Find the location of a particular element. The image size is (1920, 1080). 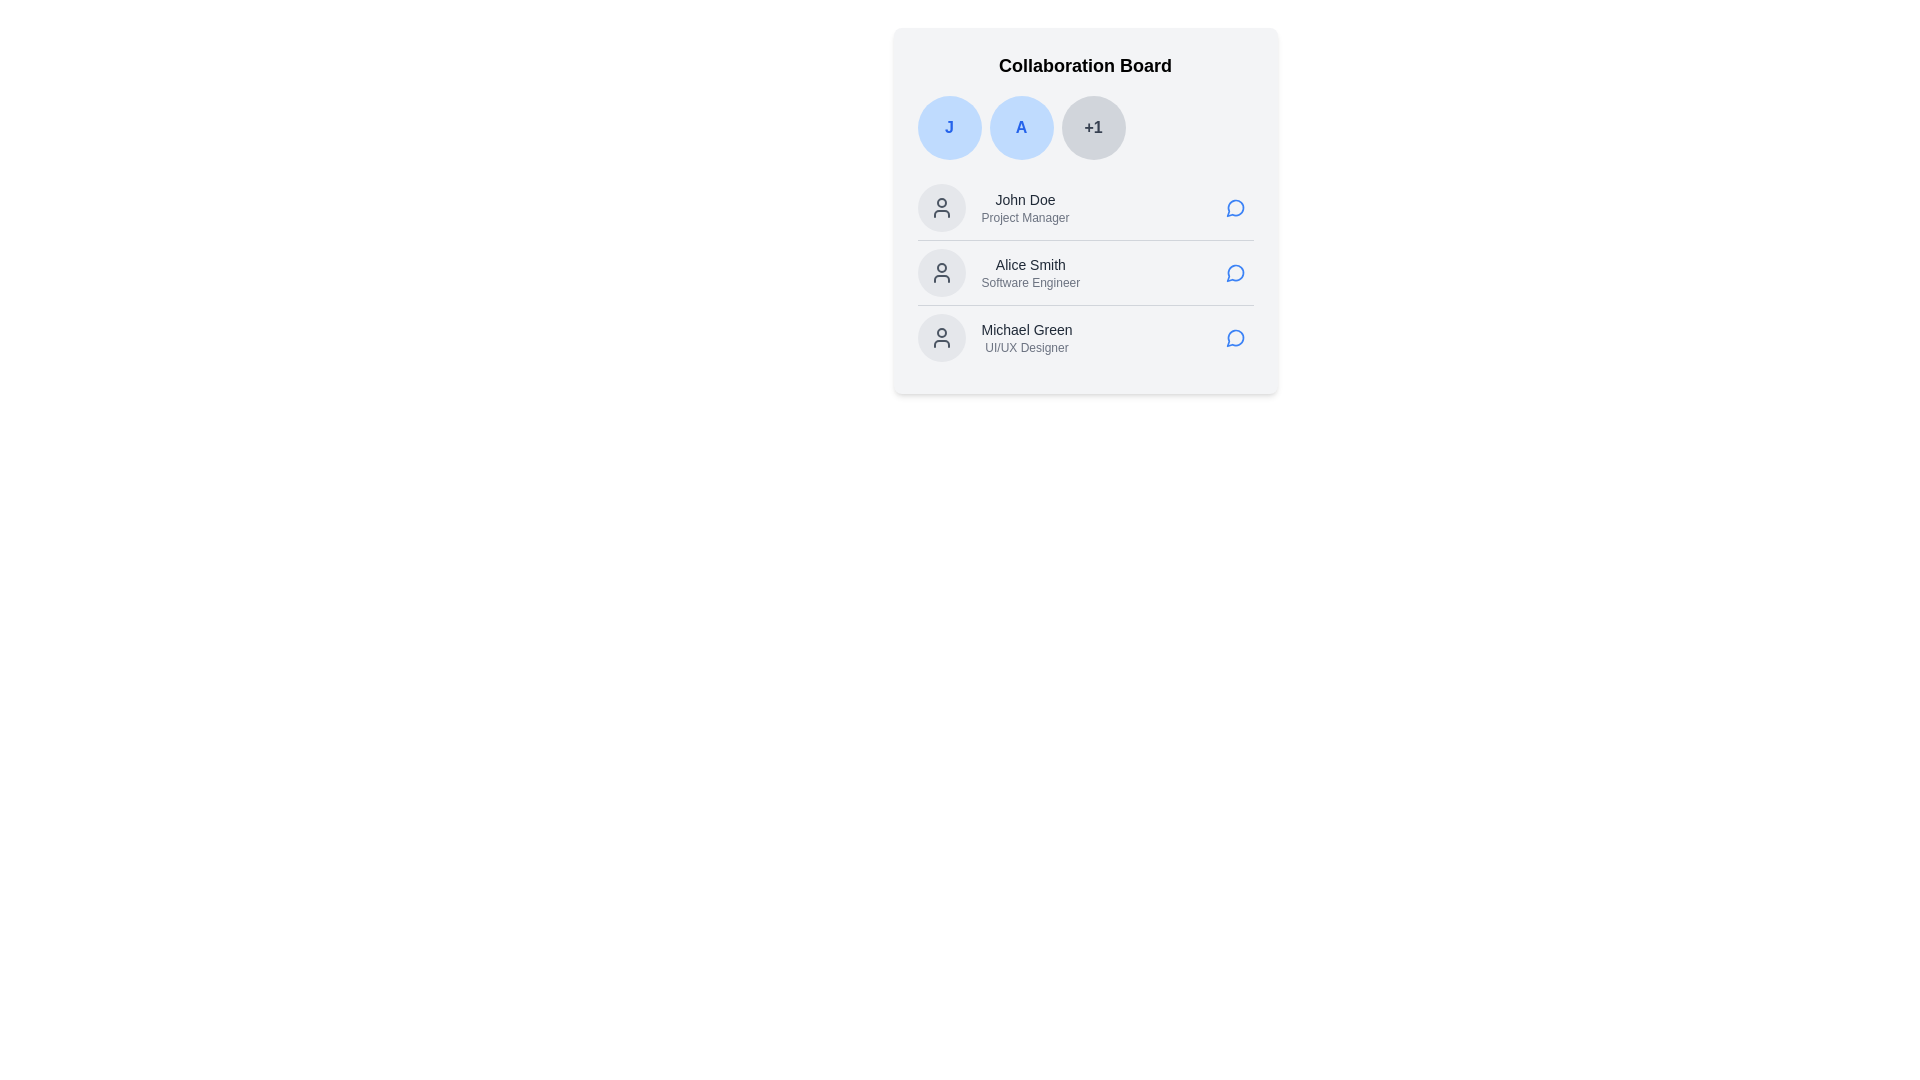

the text label component displaying the user's name and role located on the last row of the collaborators list in the 'Collaboration Board' card, positioned to the right of the circular user avatar icon is located at coordinates (1027, 337).